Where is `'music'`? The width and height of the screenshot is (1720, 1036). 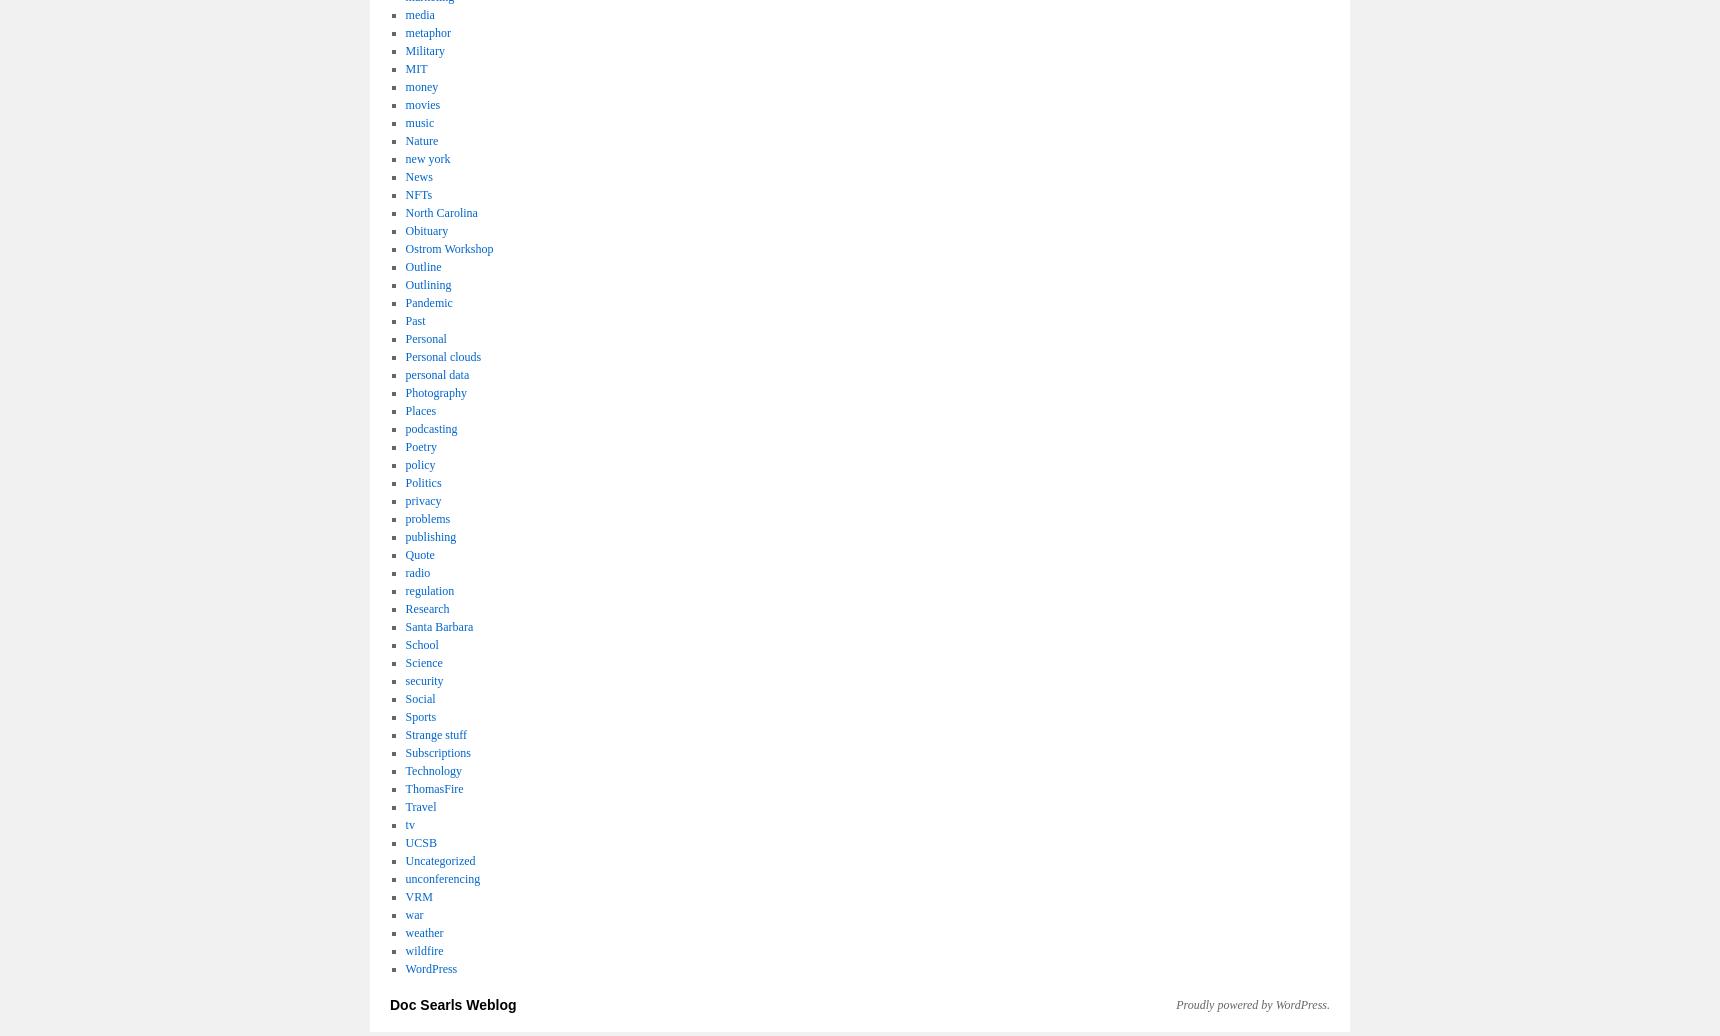
'music' is located at coordinates (419, 122).